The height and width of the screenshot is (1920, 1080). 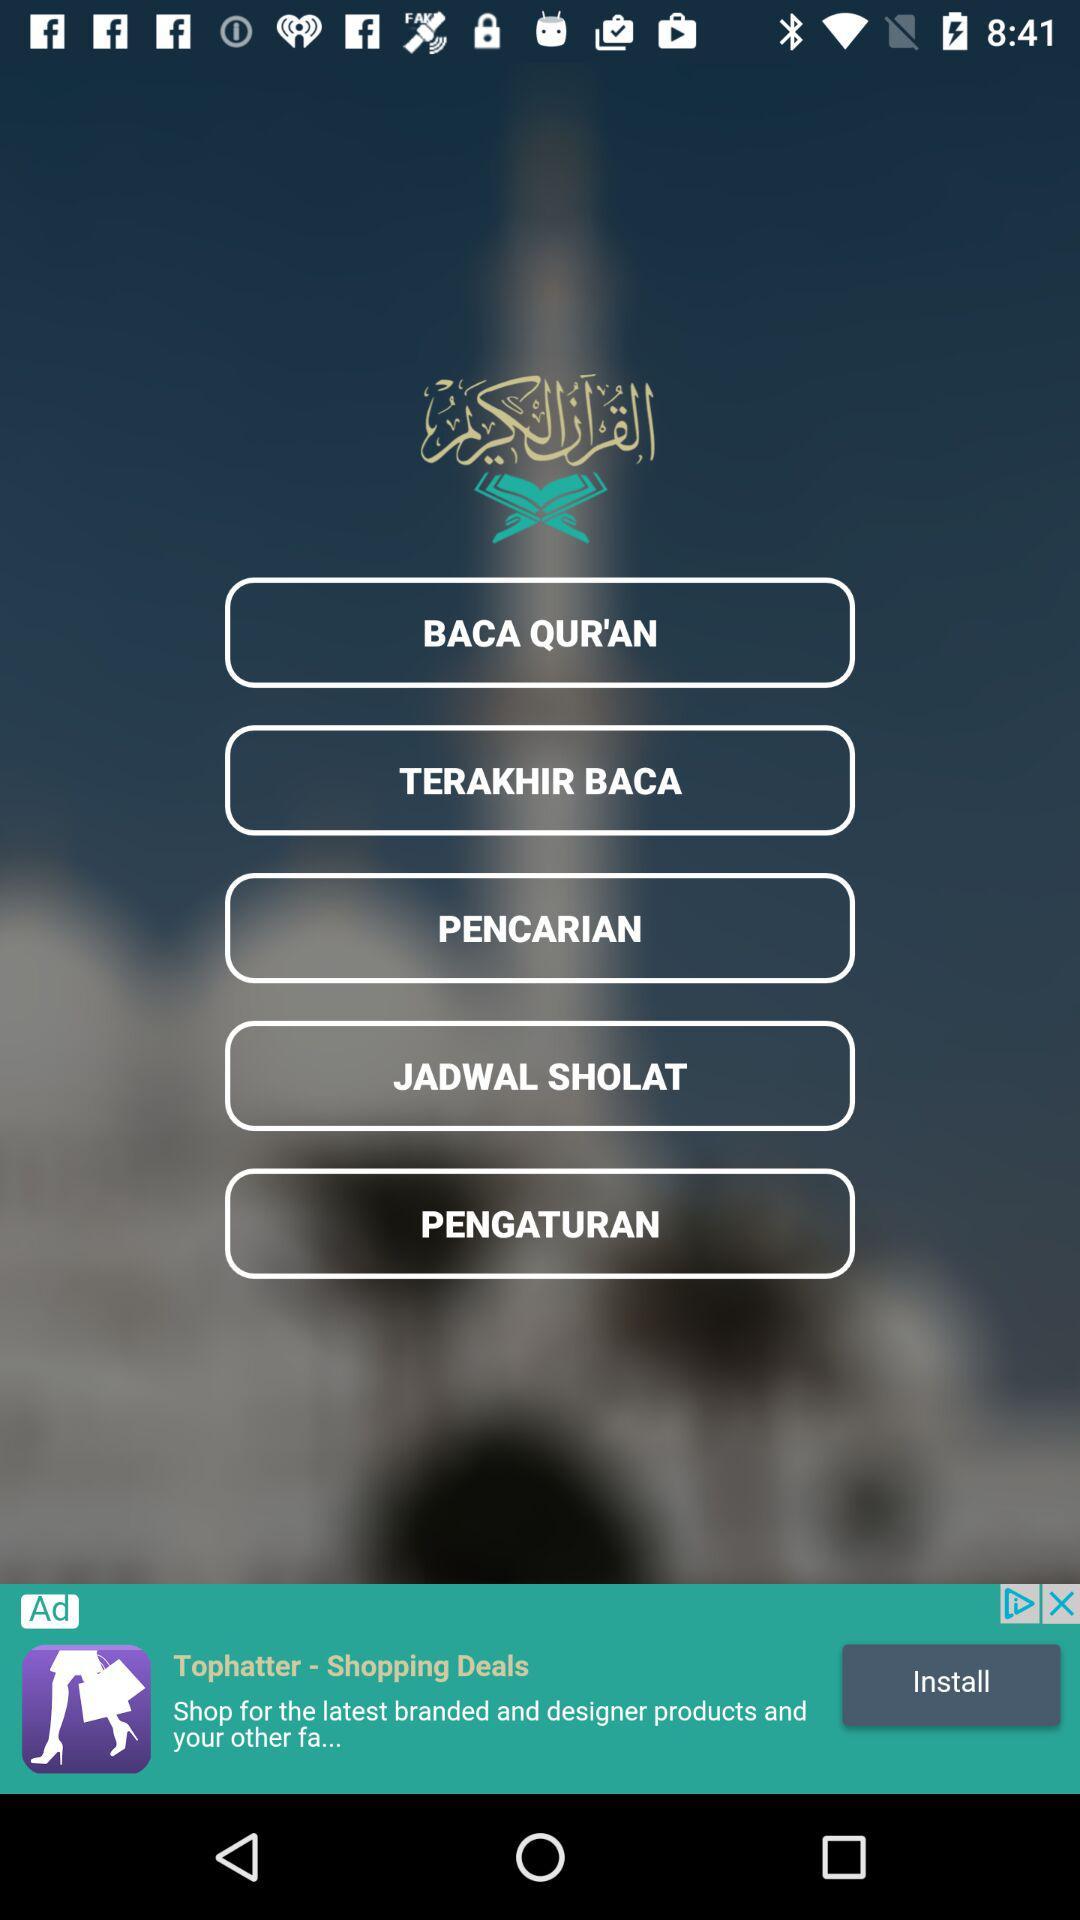 I want to click on advertisement website, so click(x=540, y=1688).